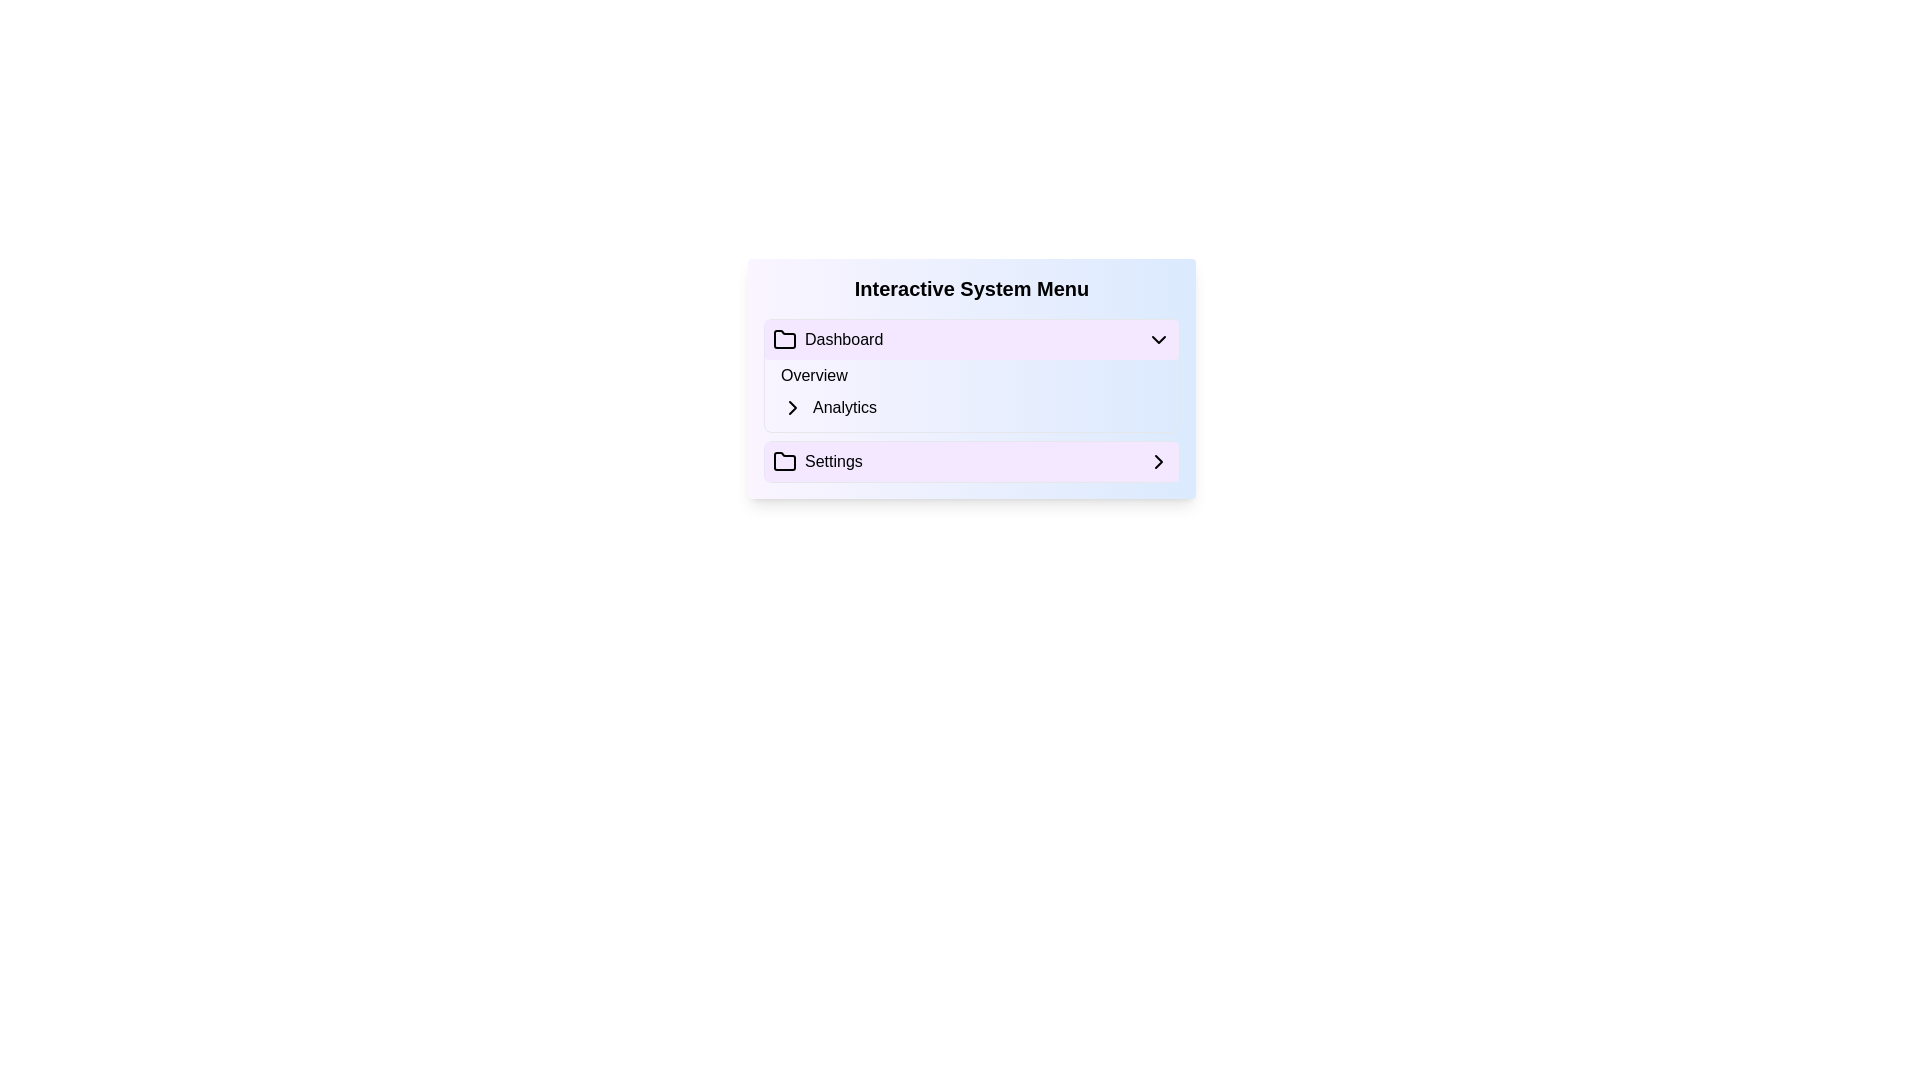 The image size is (1920, 1080). What do you see at coordinates (814, 375) in the screenshot?
I see `the 'Overview' text label in the vertical menu, which is positioned between the 'Dashboard' and 'Analytics' items` at bounding box center [814, 375].